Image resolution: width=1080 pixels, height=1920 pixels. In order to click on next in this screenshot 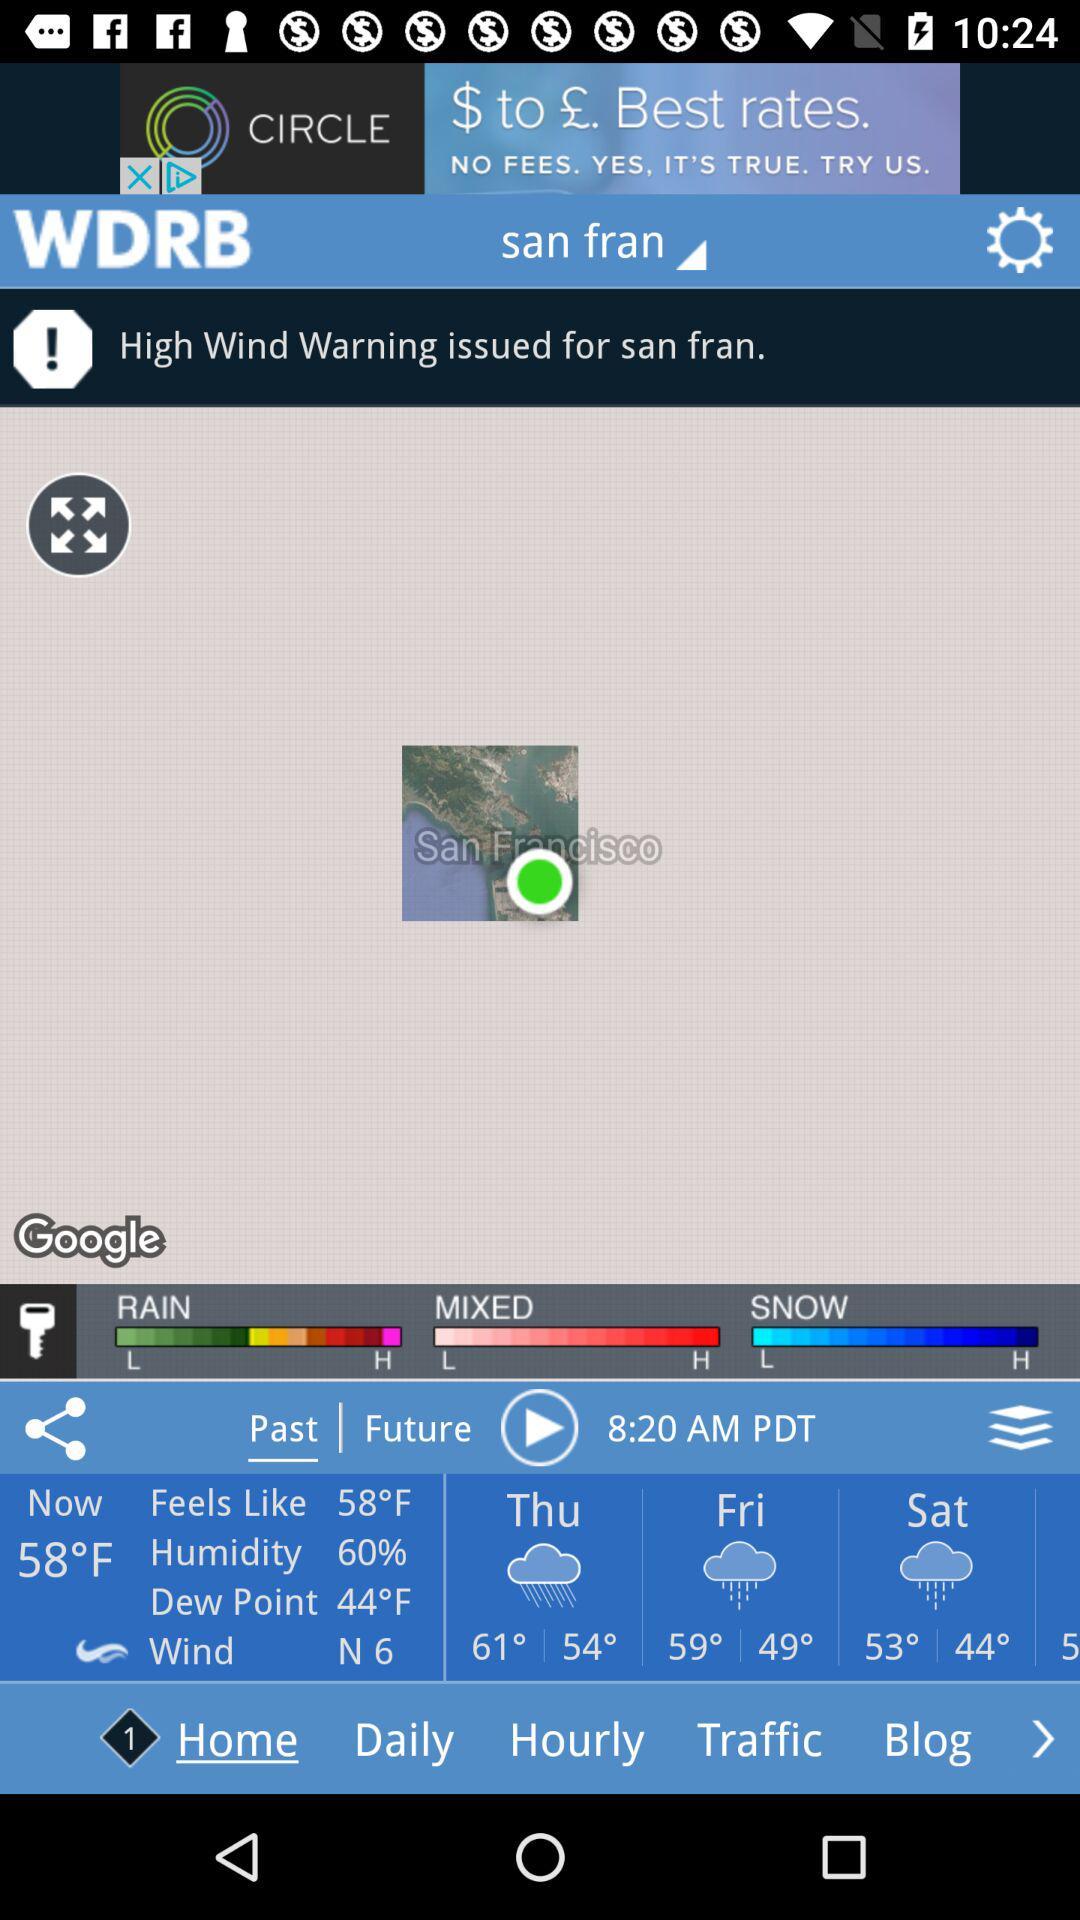, I will do `click(1042, 1737)`.